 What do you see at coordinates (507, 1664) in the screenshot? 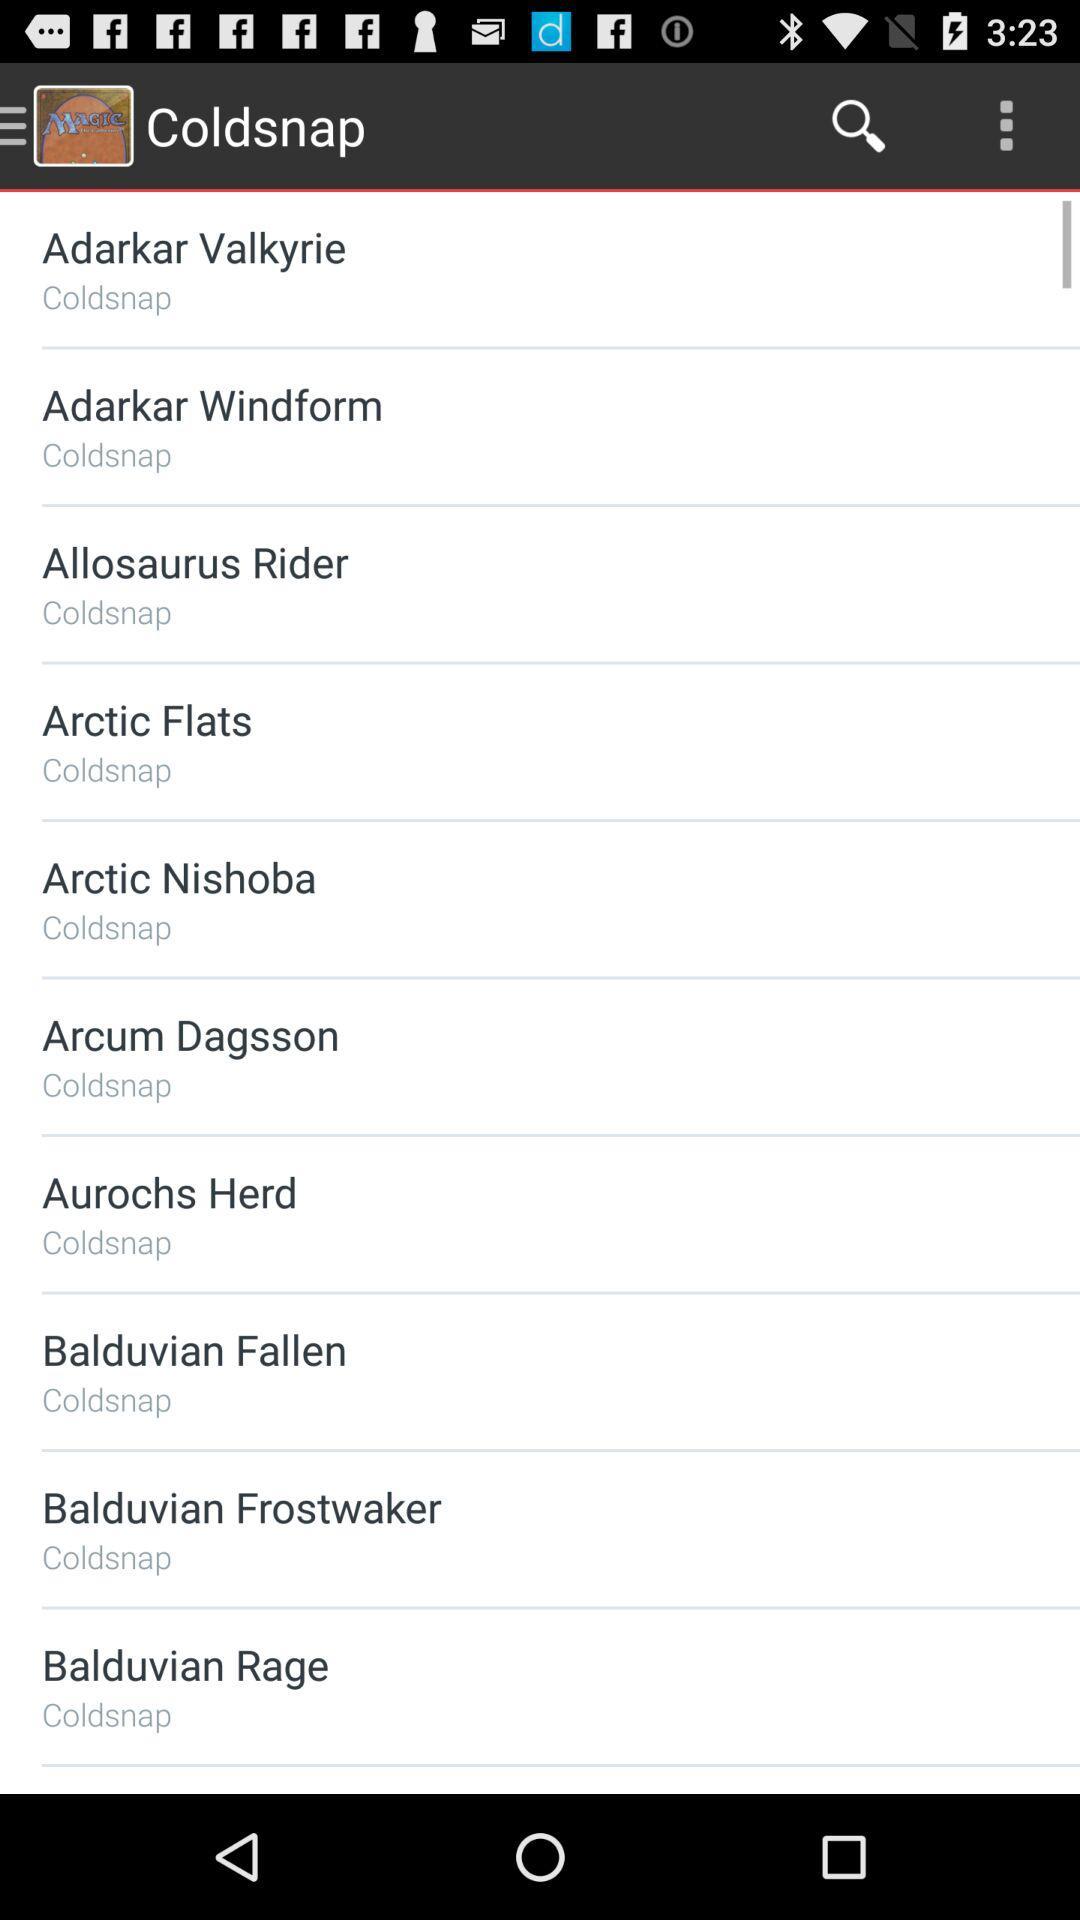
I see `icon above coldsnap item` at bounding box center [507, 1664].